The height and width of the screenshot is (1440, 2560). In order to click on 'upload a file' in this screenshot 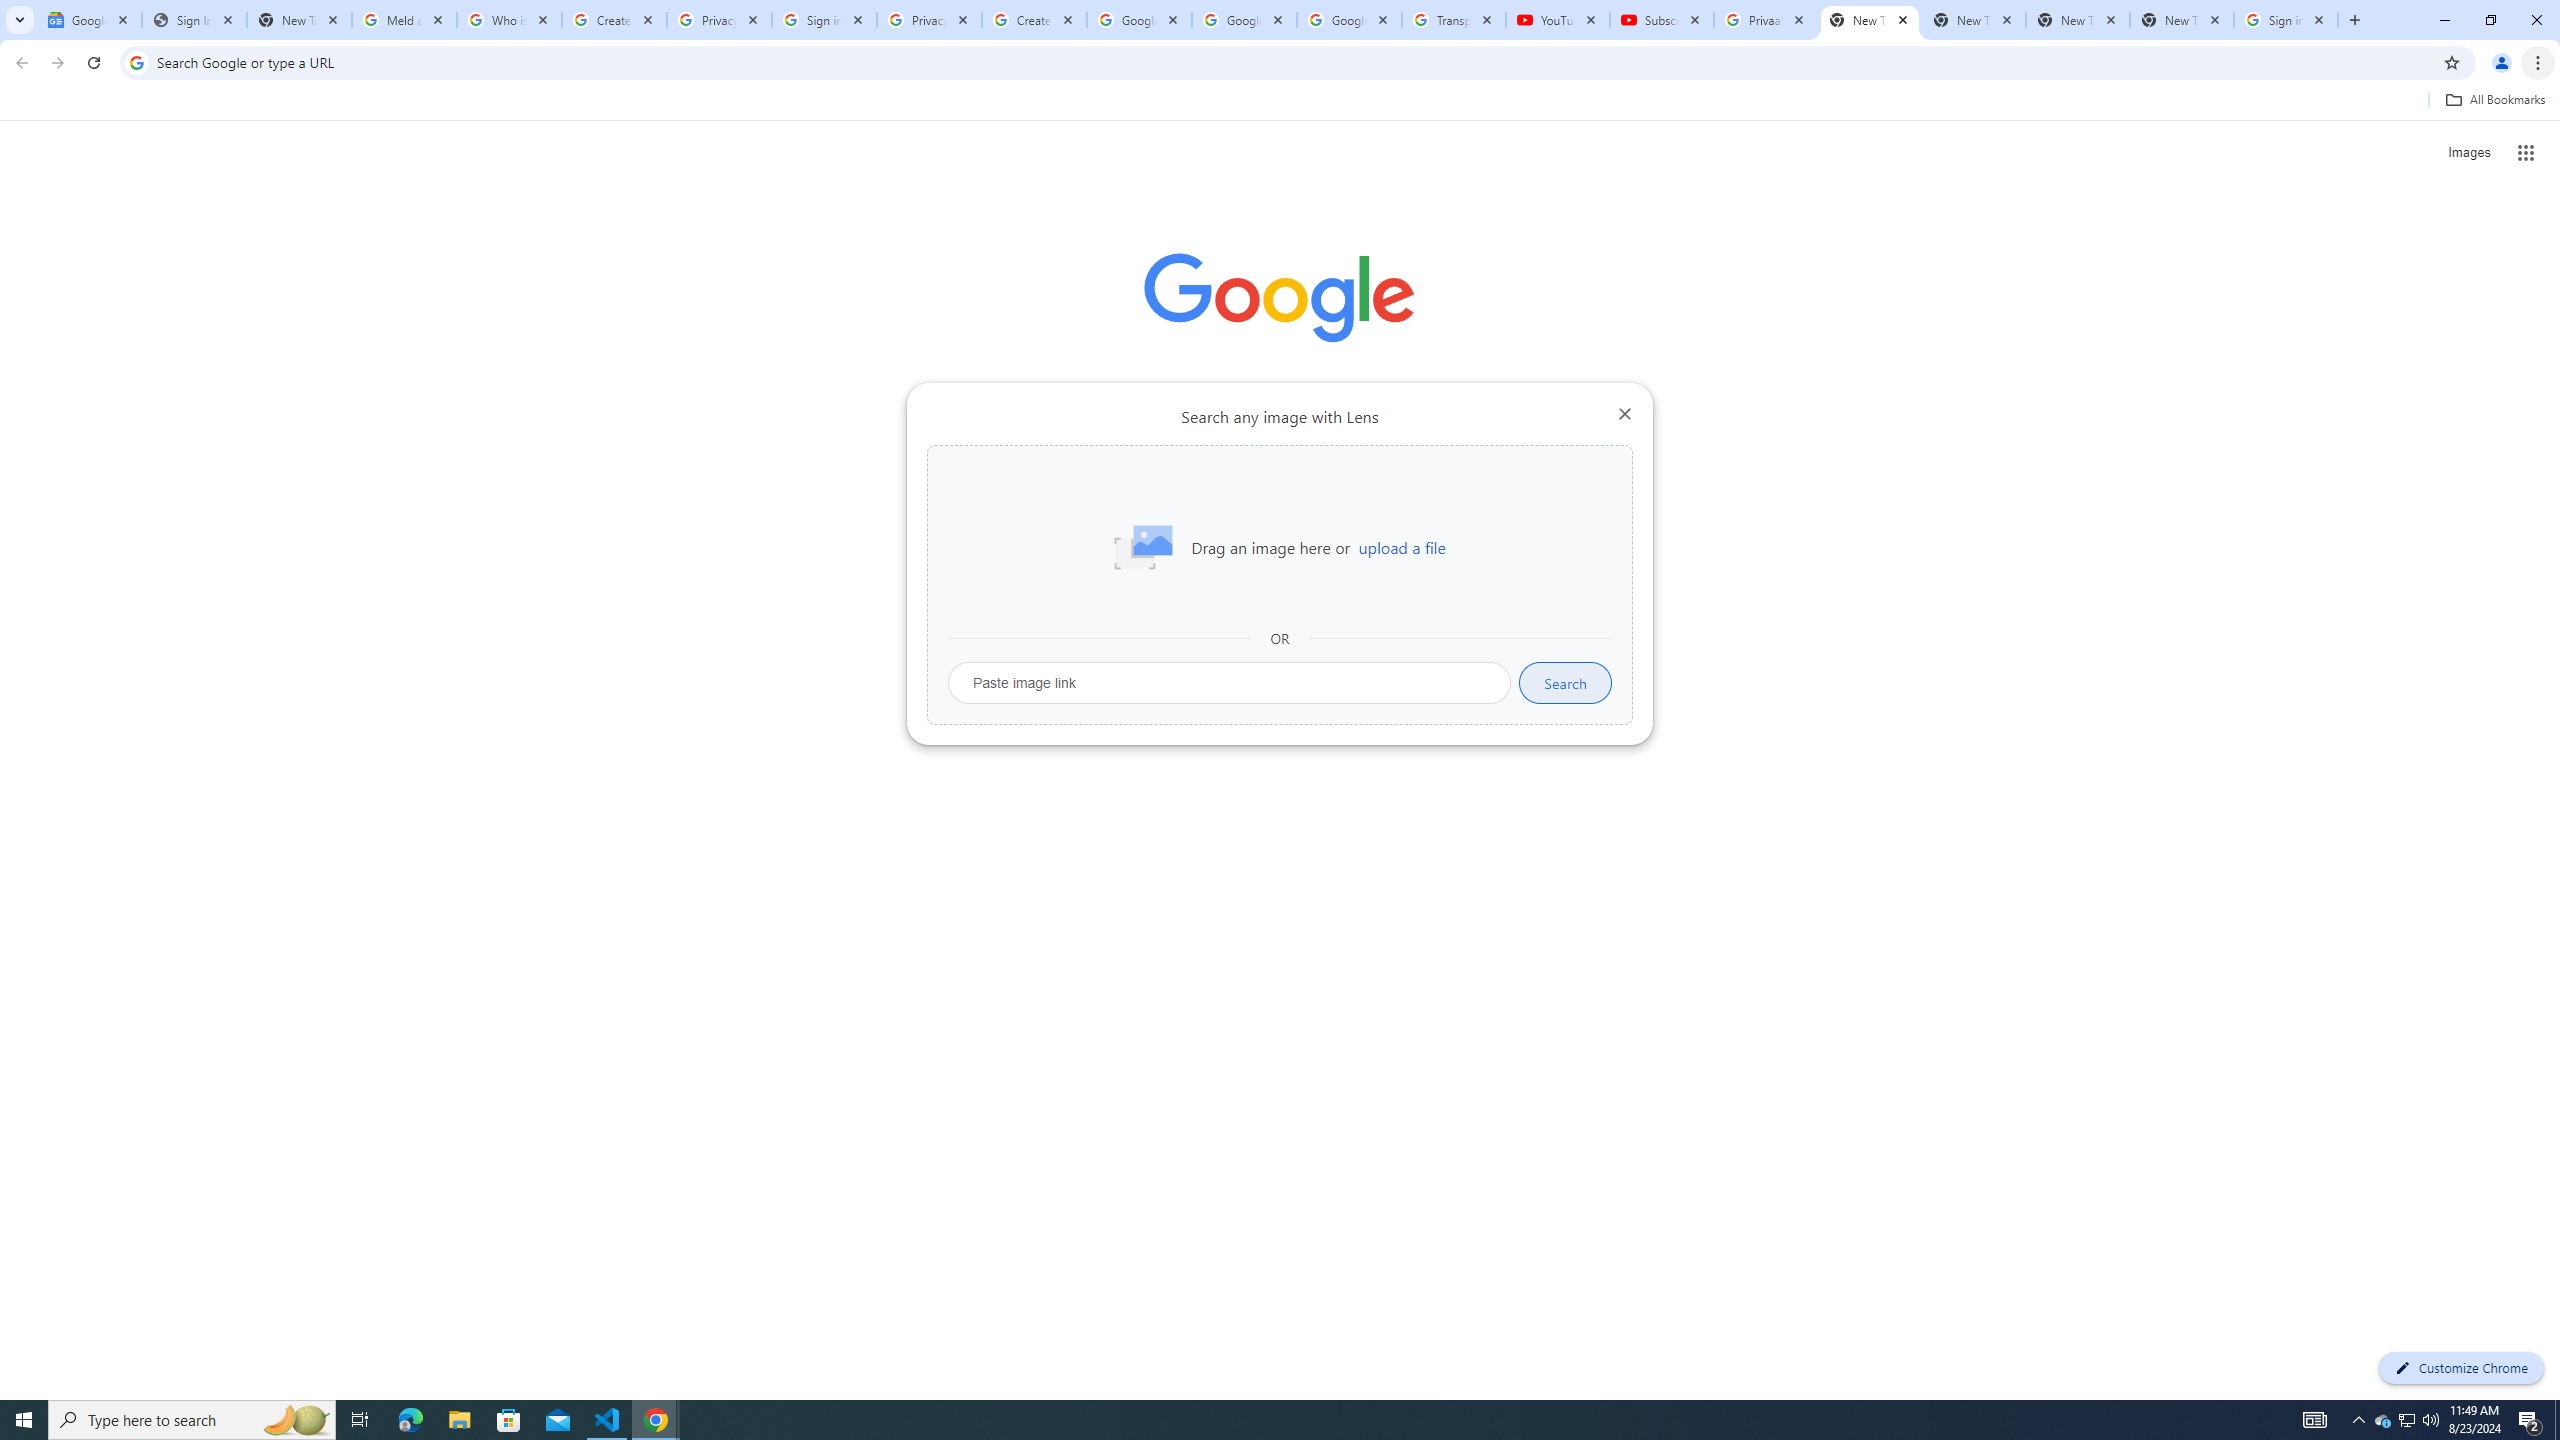, I will do `click(1401, 547)`.